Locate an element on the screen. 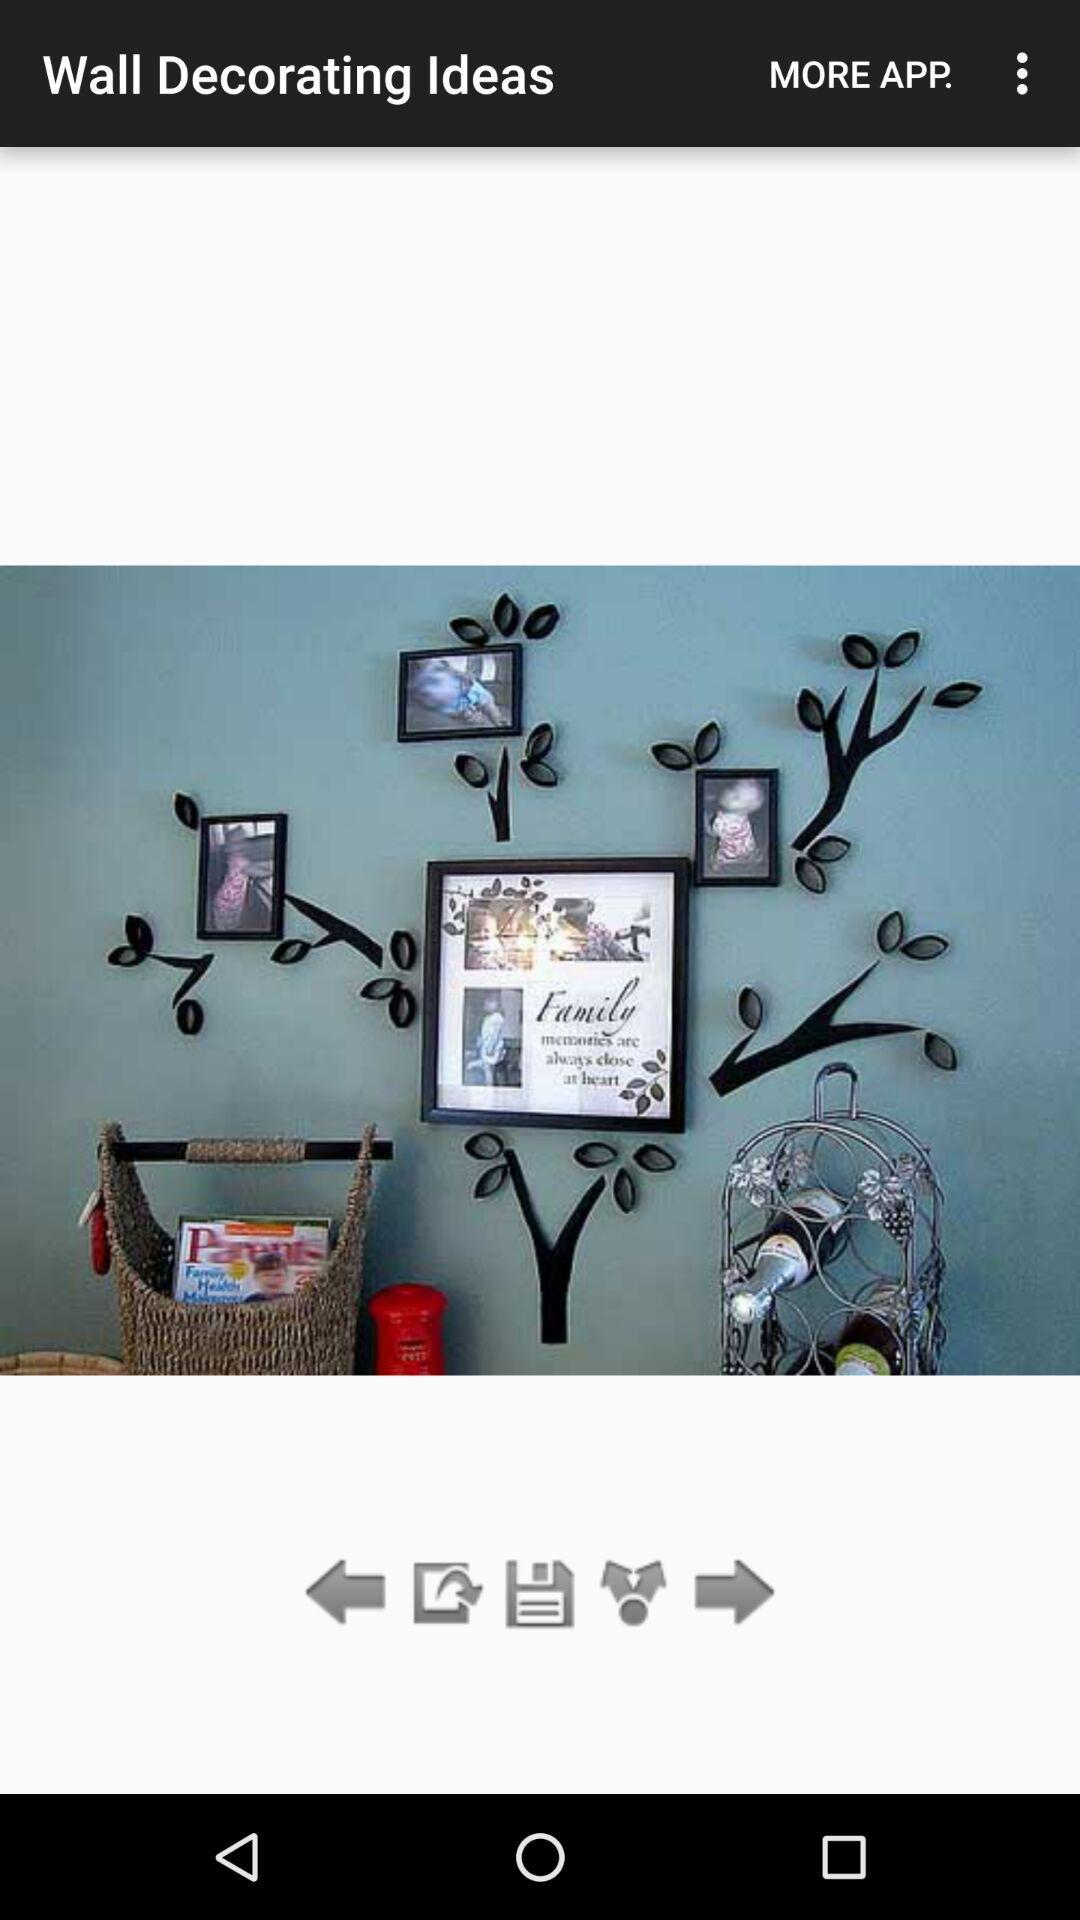 The image size is (1080, 1920). the arrow_backward icon is located at coordinates (350, 1593).